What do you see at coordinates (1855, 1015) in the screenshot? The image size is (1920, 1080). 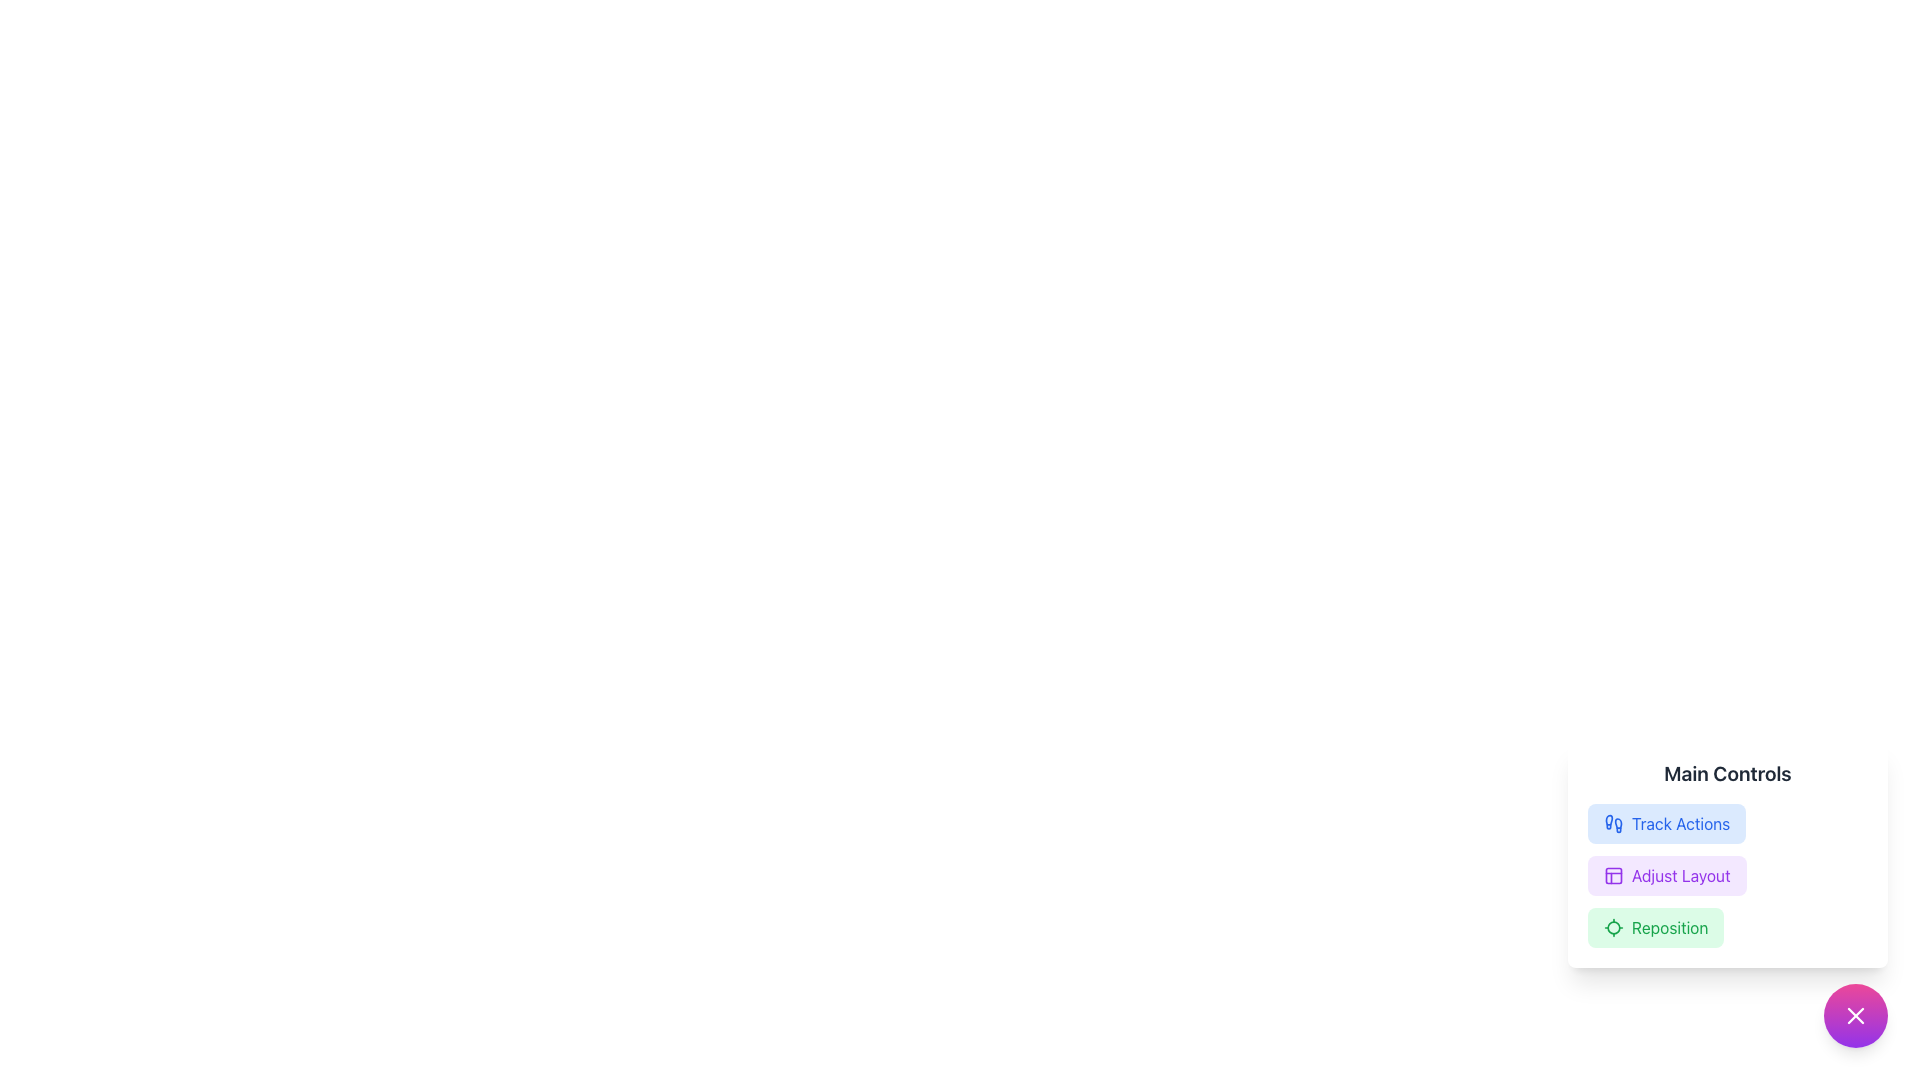 I see `the 'X' icon, which is a small minimalist icon with a thin white stroke, located at the center of a circular pink-purple gradient button in the bottom-right corner of the interface, to possibly receive visual feedback` at bounding box center [1855, 1015].